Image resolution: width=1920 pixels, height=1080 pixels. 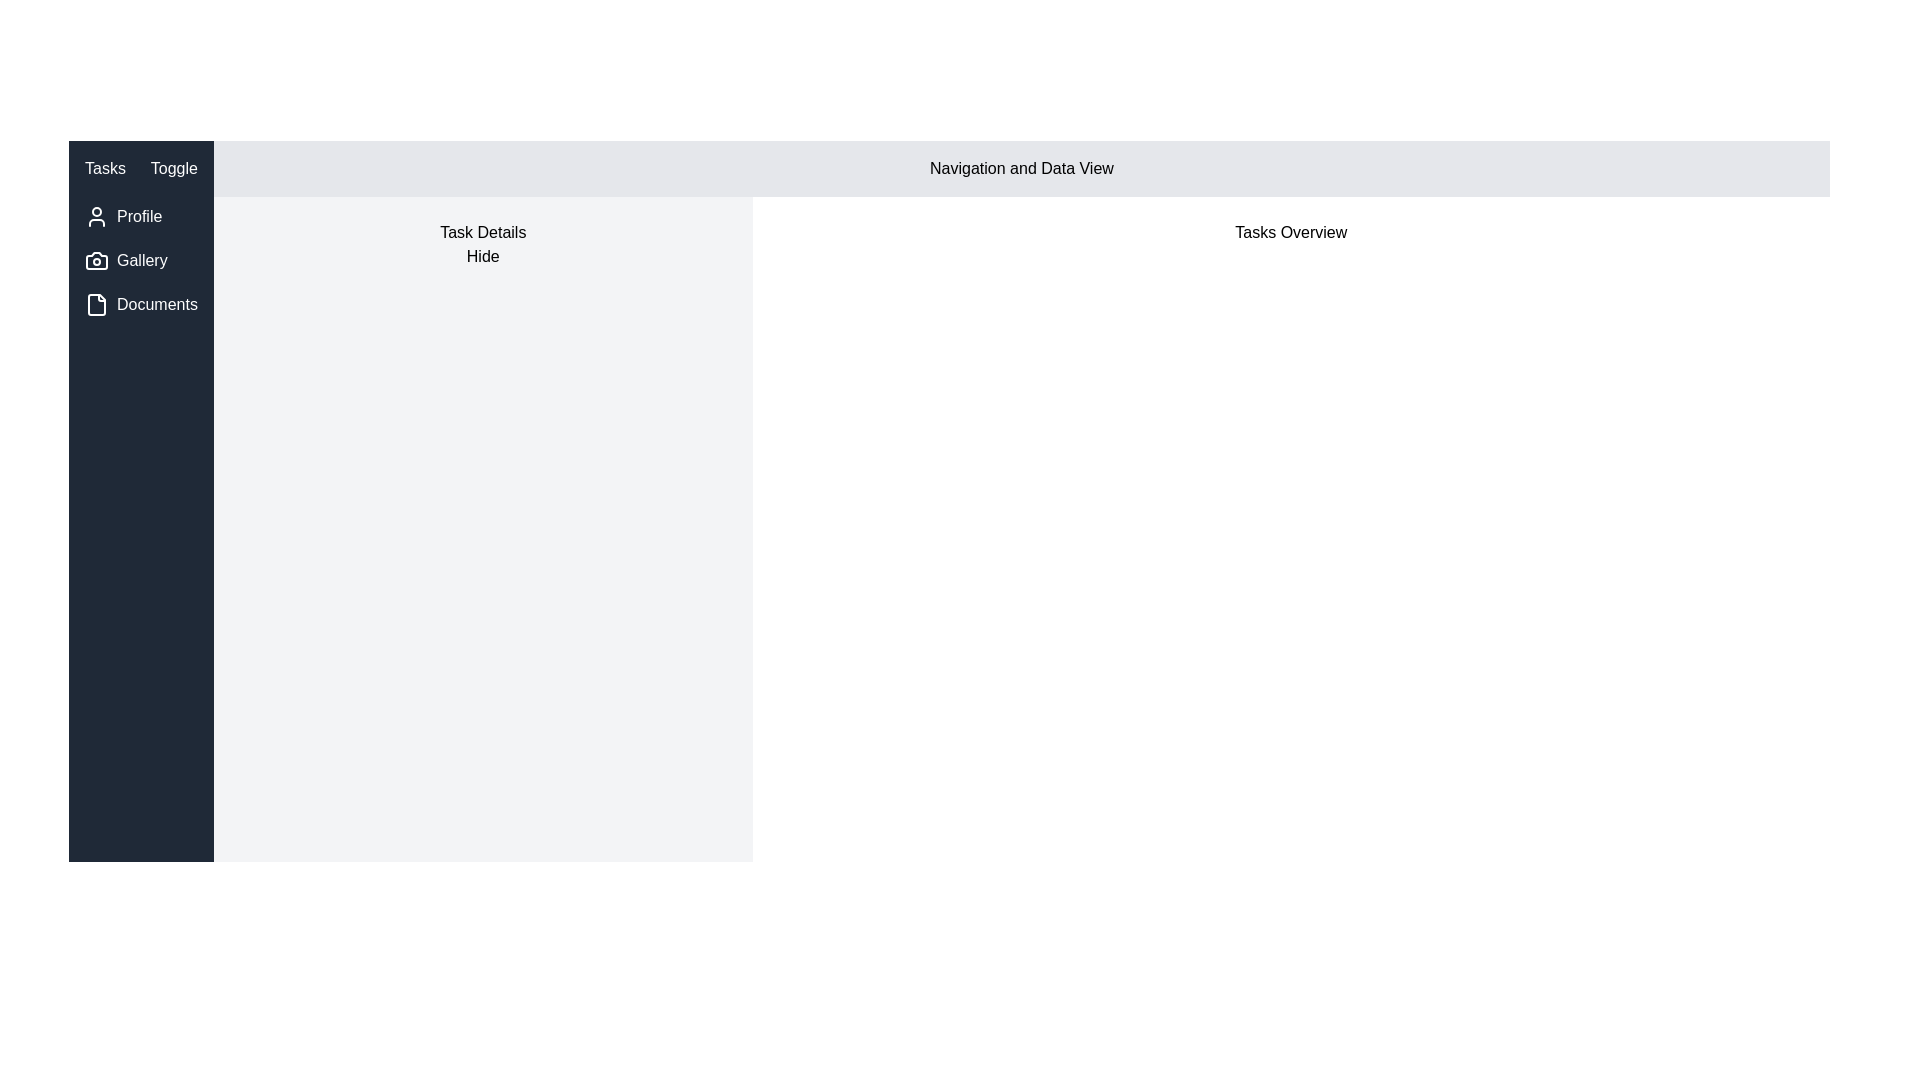 I want to click on the 'Tasks' and 'Toggle' text in the navigation header at the top of the left navigation panel, so click(x=140, y=168).